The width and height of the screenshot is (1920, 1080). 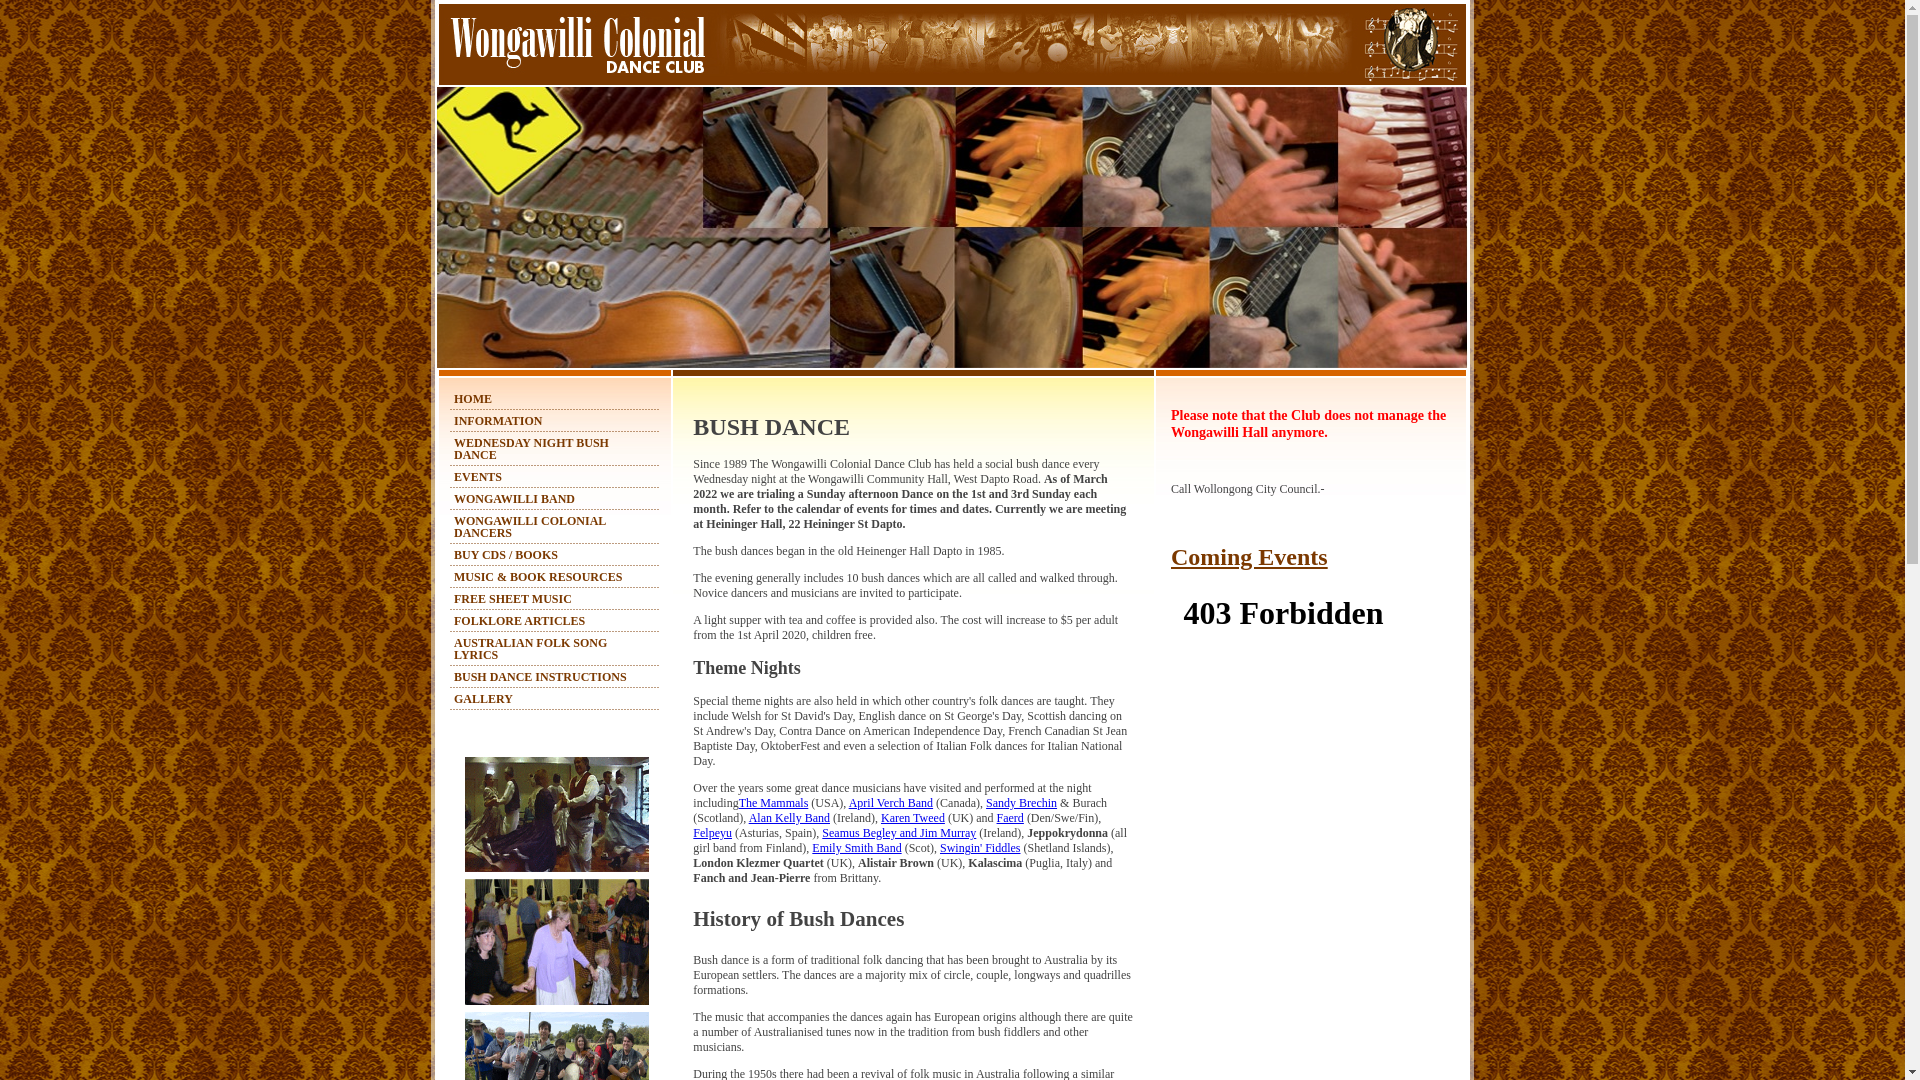 What do you see at coordinates (453, 477) in the screenshot?
I see `'EVENTS'` at bounding box center [453, 477].